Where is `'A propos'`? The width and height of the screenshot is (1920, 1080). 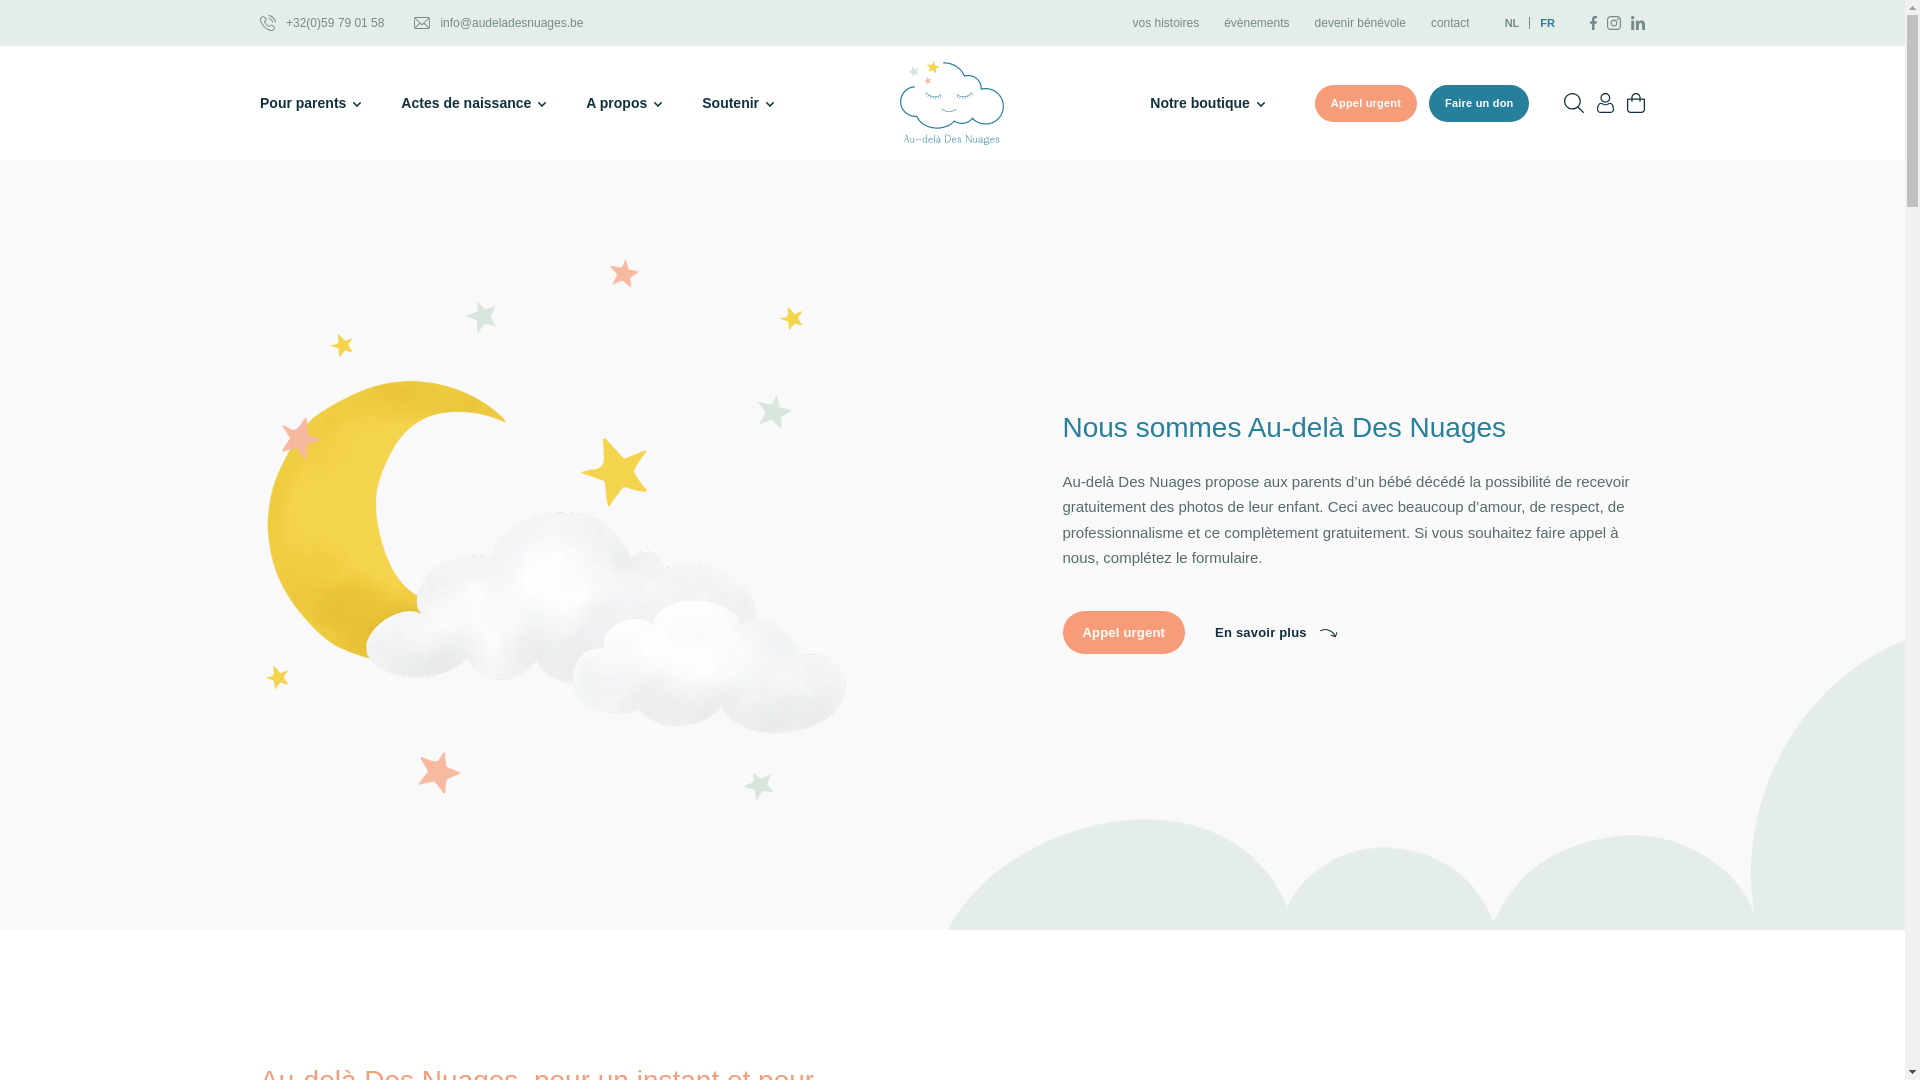 'A propos' is located at coordinates (623, 103).